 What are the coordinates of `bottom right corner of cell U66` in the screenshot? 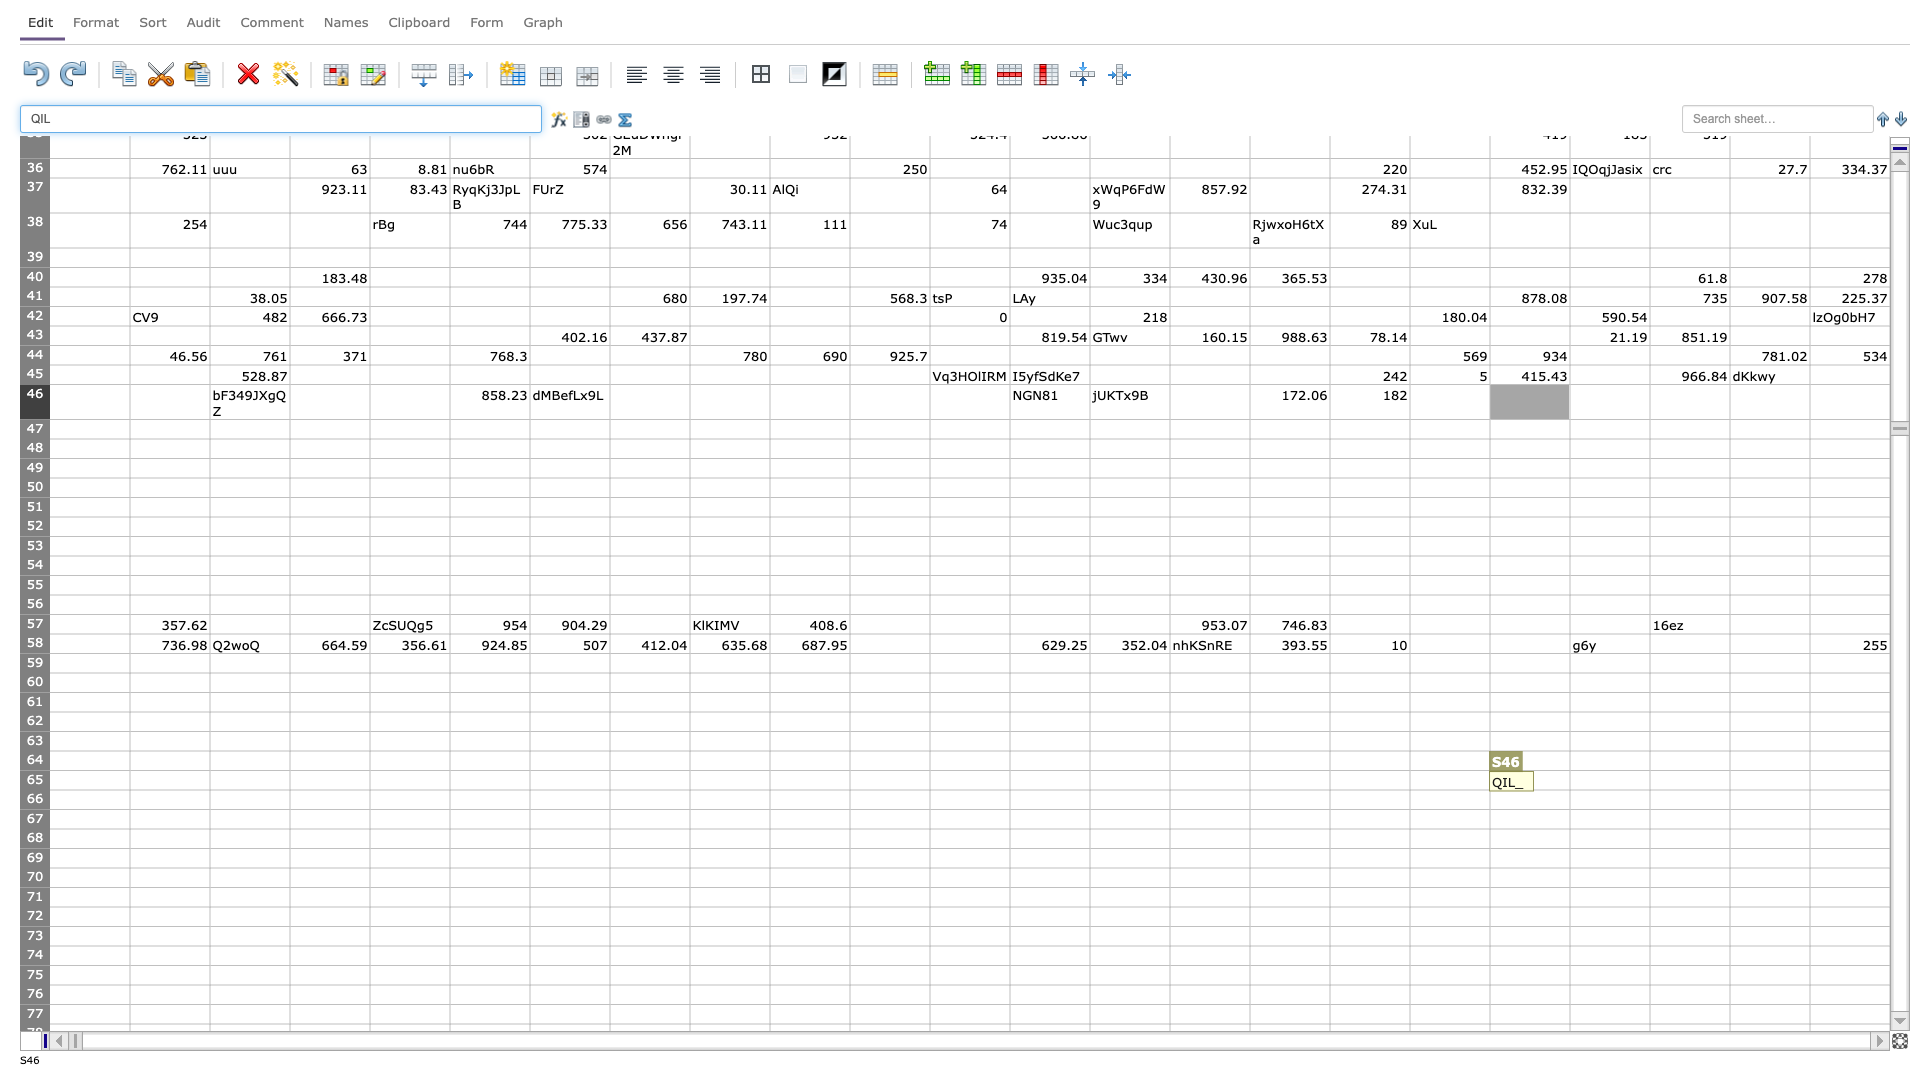 It's located at (1728, 808).